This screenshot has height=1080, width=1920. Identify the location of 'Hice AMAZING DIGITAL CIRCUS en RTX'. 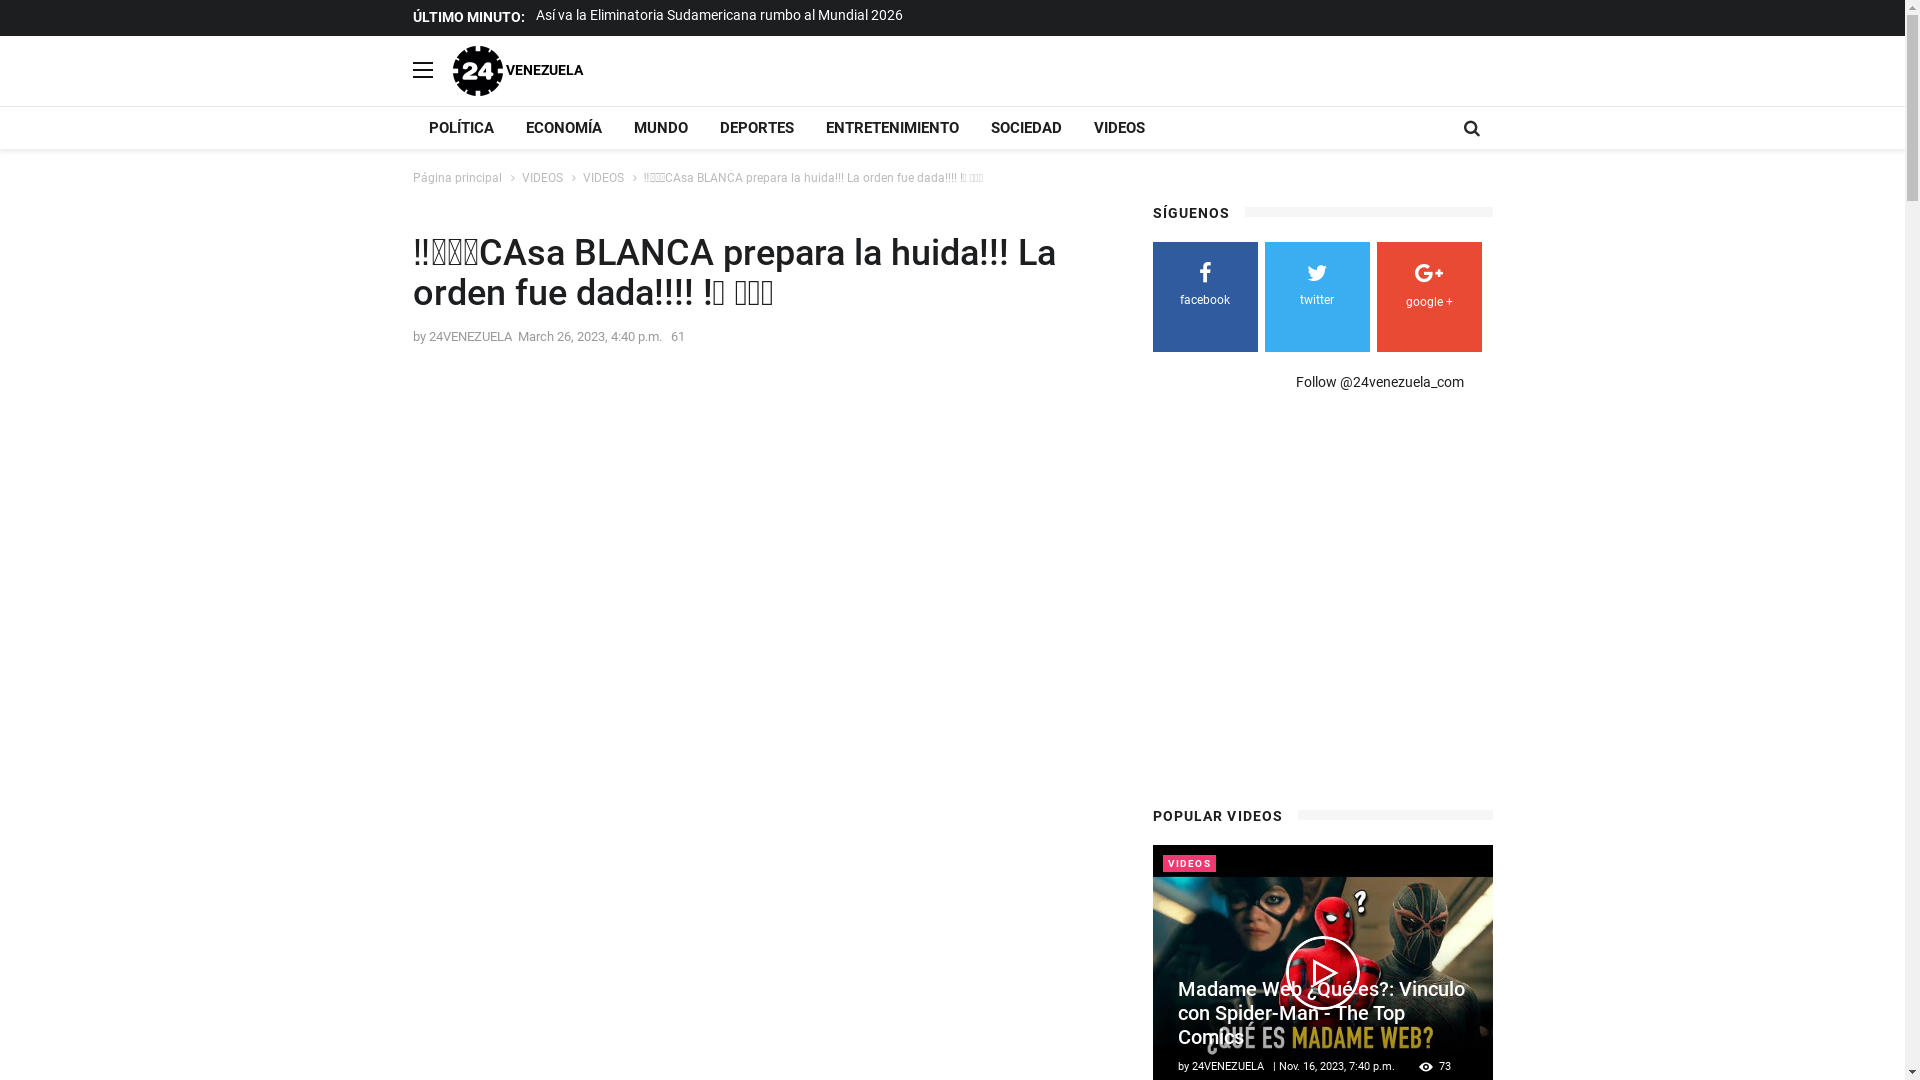
(657, 15).